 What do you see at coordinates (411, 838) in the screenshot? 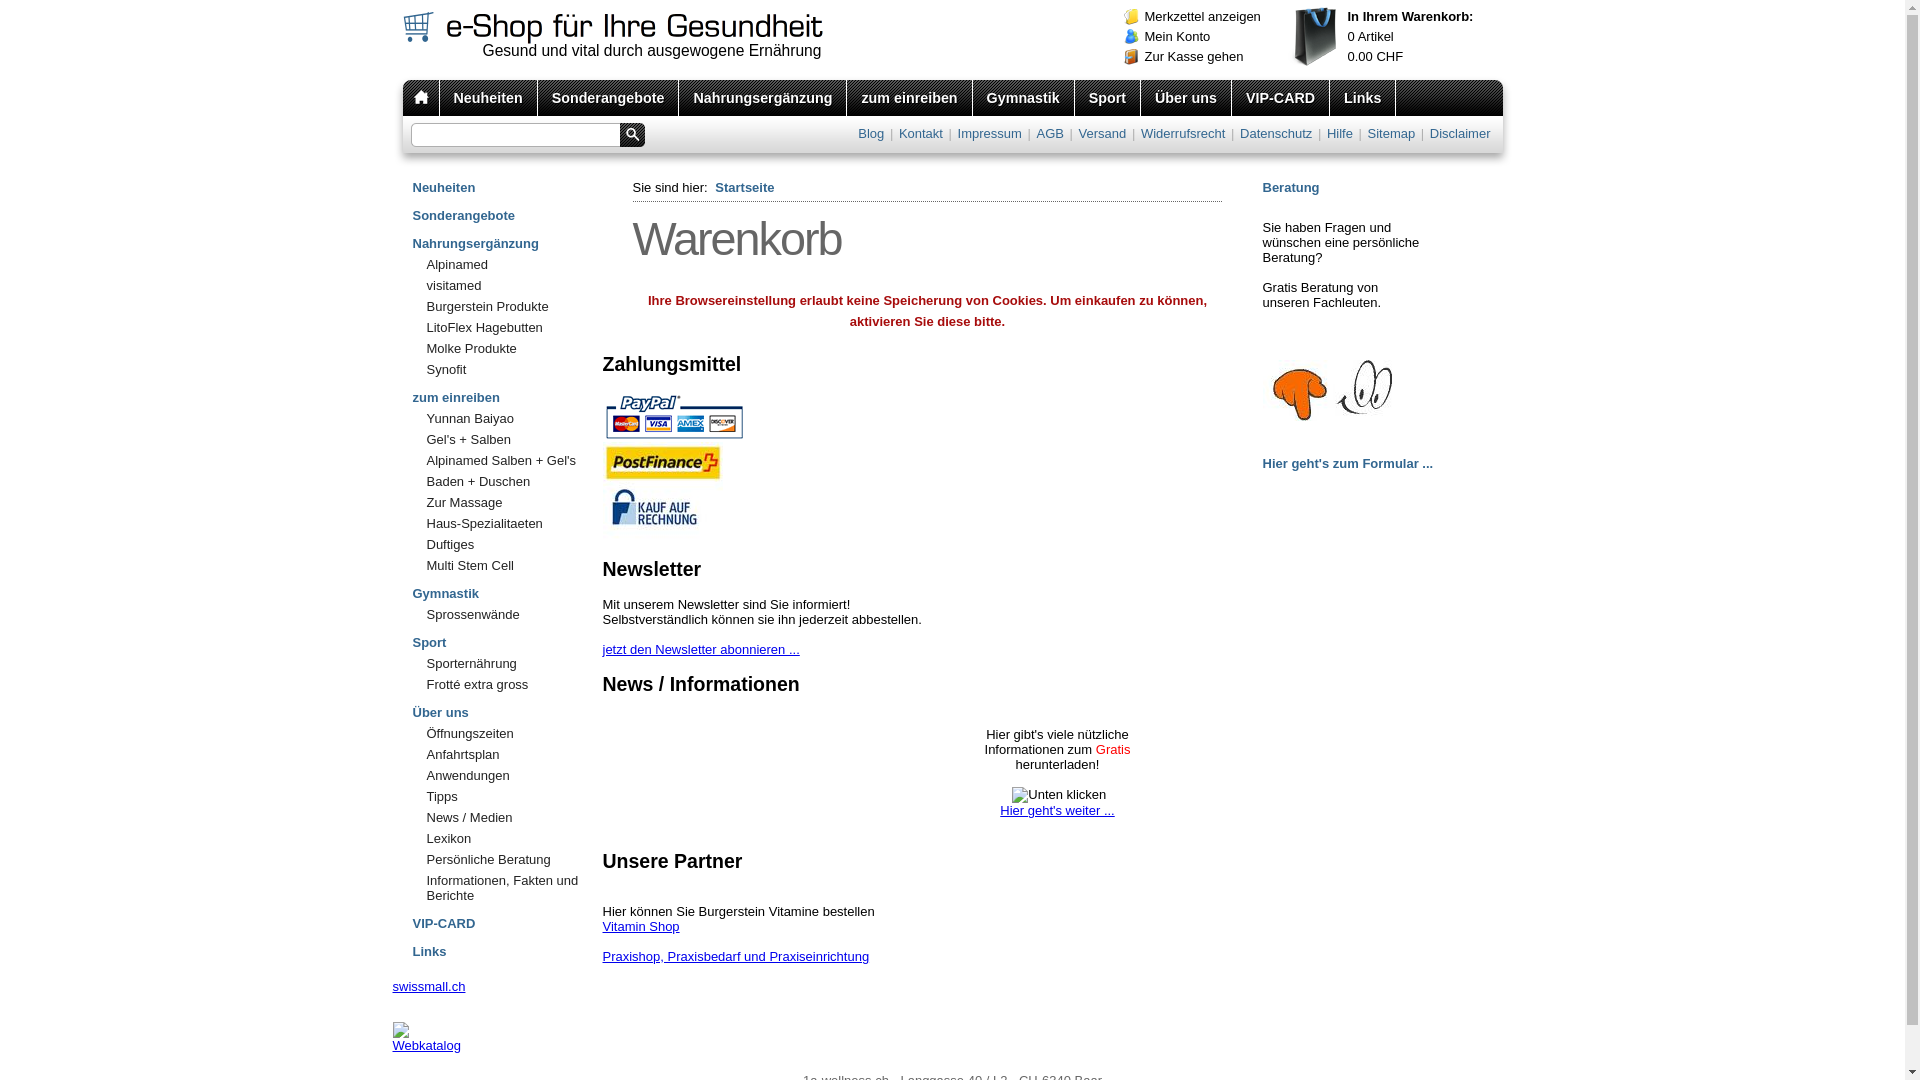
I see `'Lexikon'` at bounding box center [411, 838].